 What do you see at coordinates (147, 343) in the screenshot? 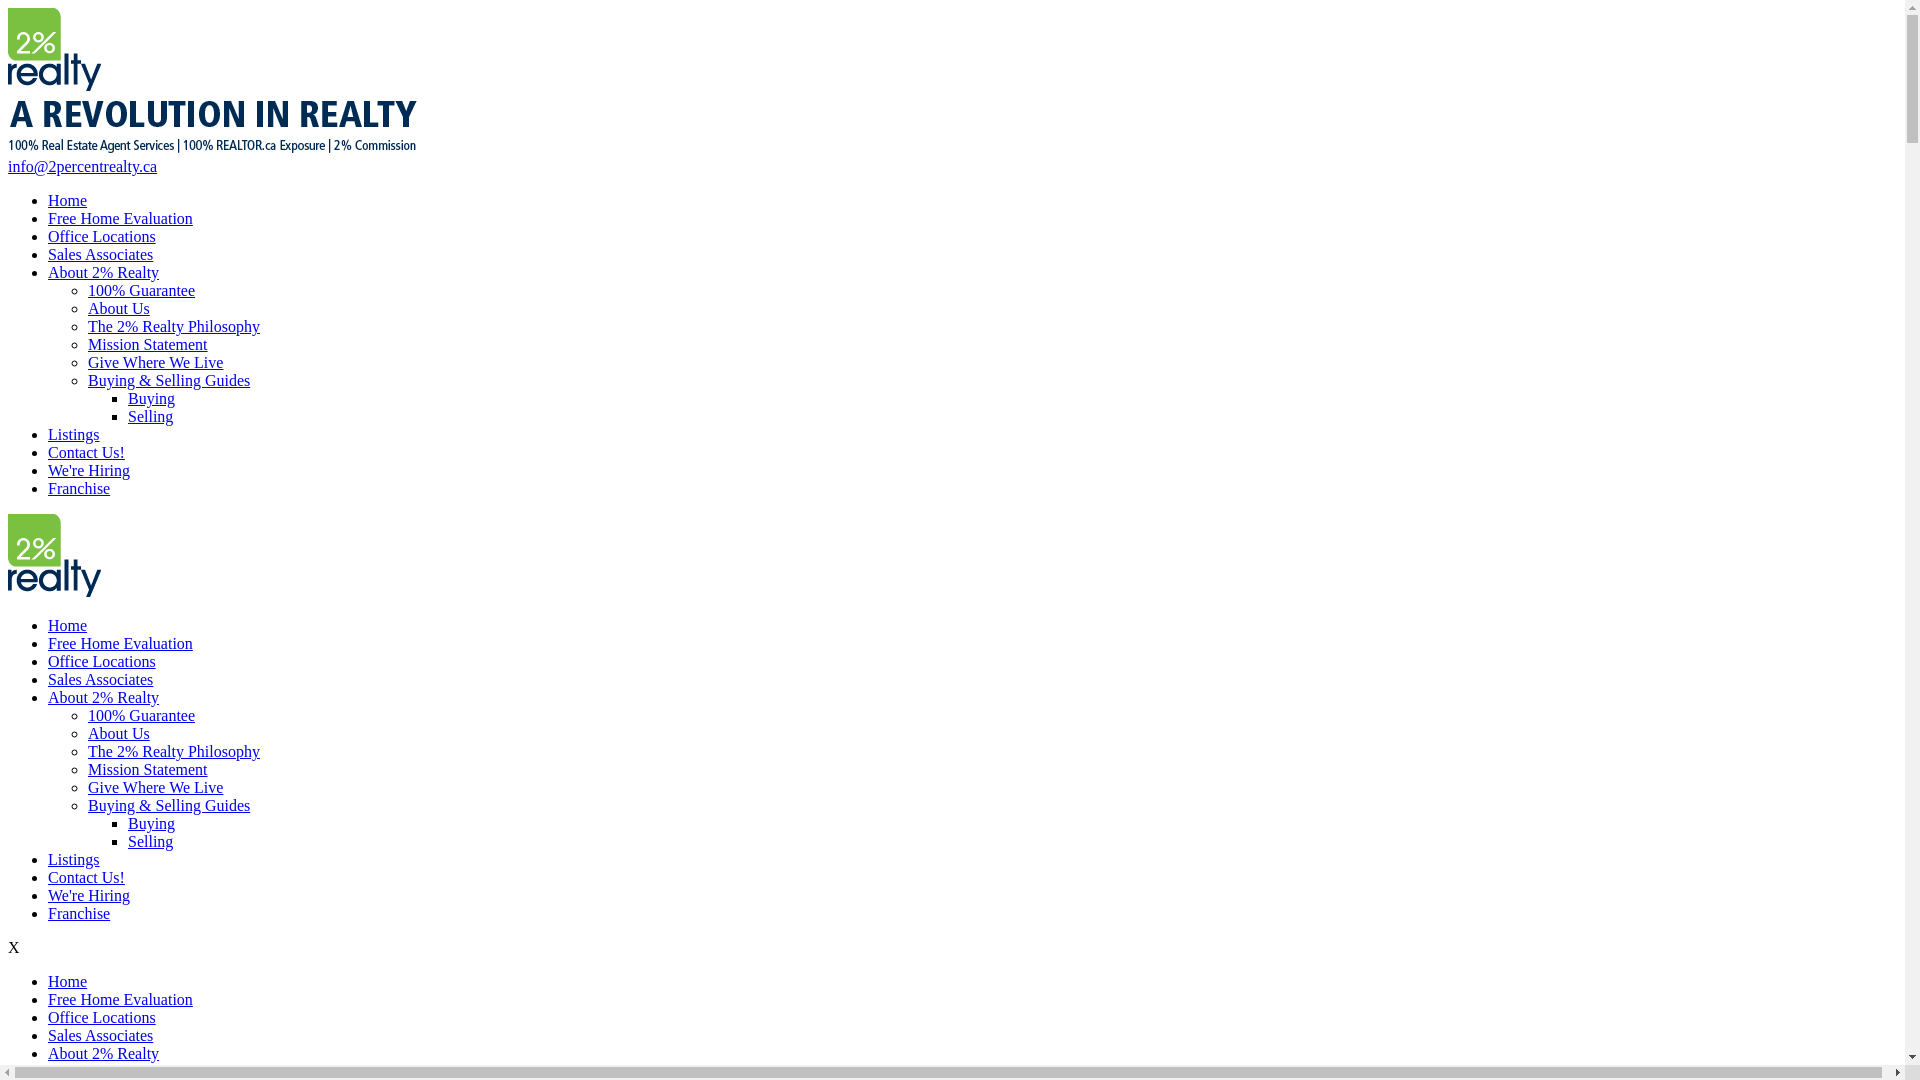
I see `'Mission Statement'` at bounding box center [147, 343].